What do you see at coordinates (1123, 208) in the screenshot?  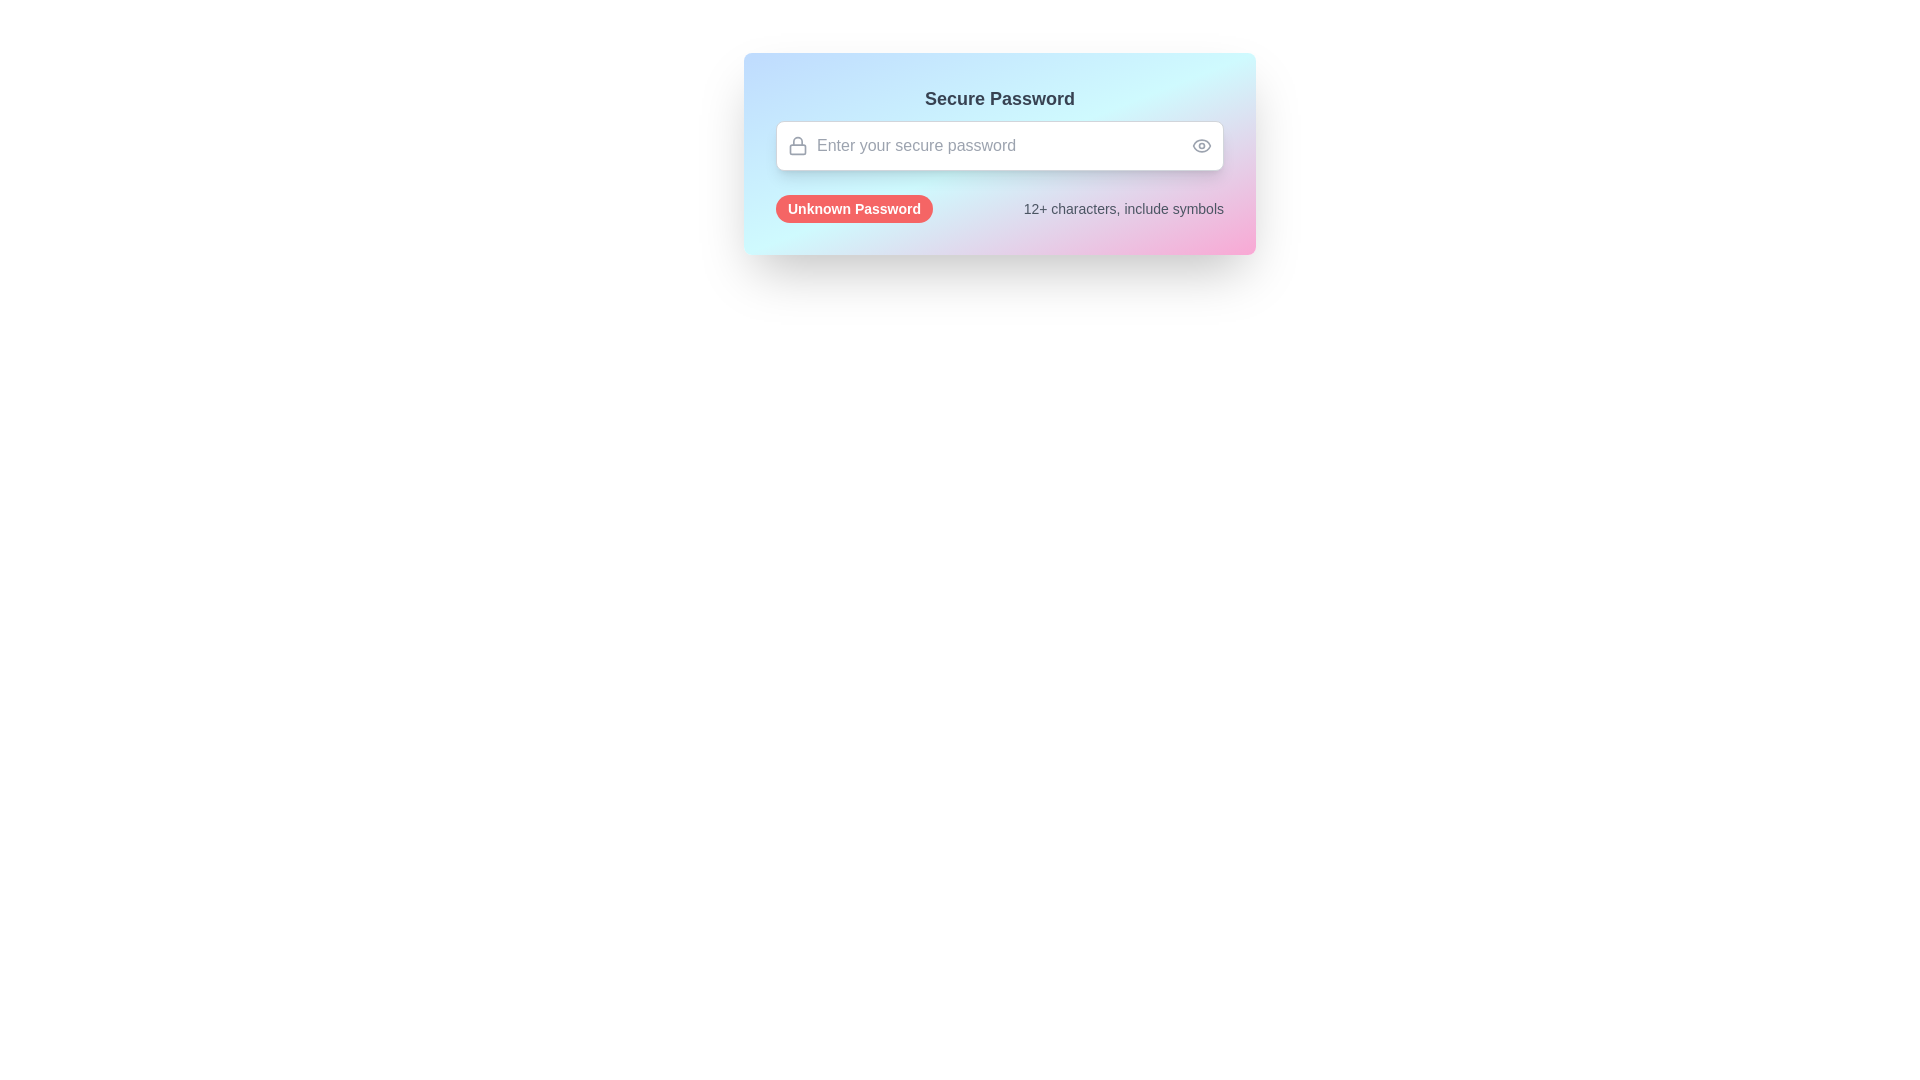 I see `the informational text that reads '12+ characters, include symbols,' which is styled in small, gray-colored font and located to the right of the red badge labeled 'Unknown Password.'` at bounding box center [1123, 208].